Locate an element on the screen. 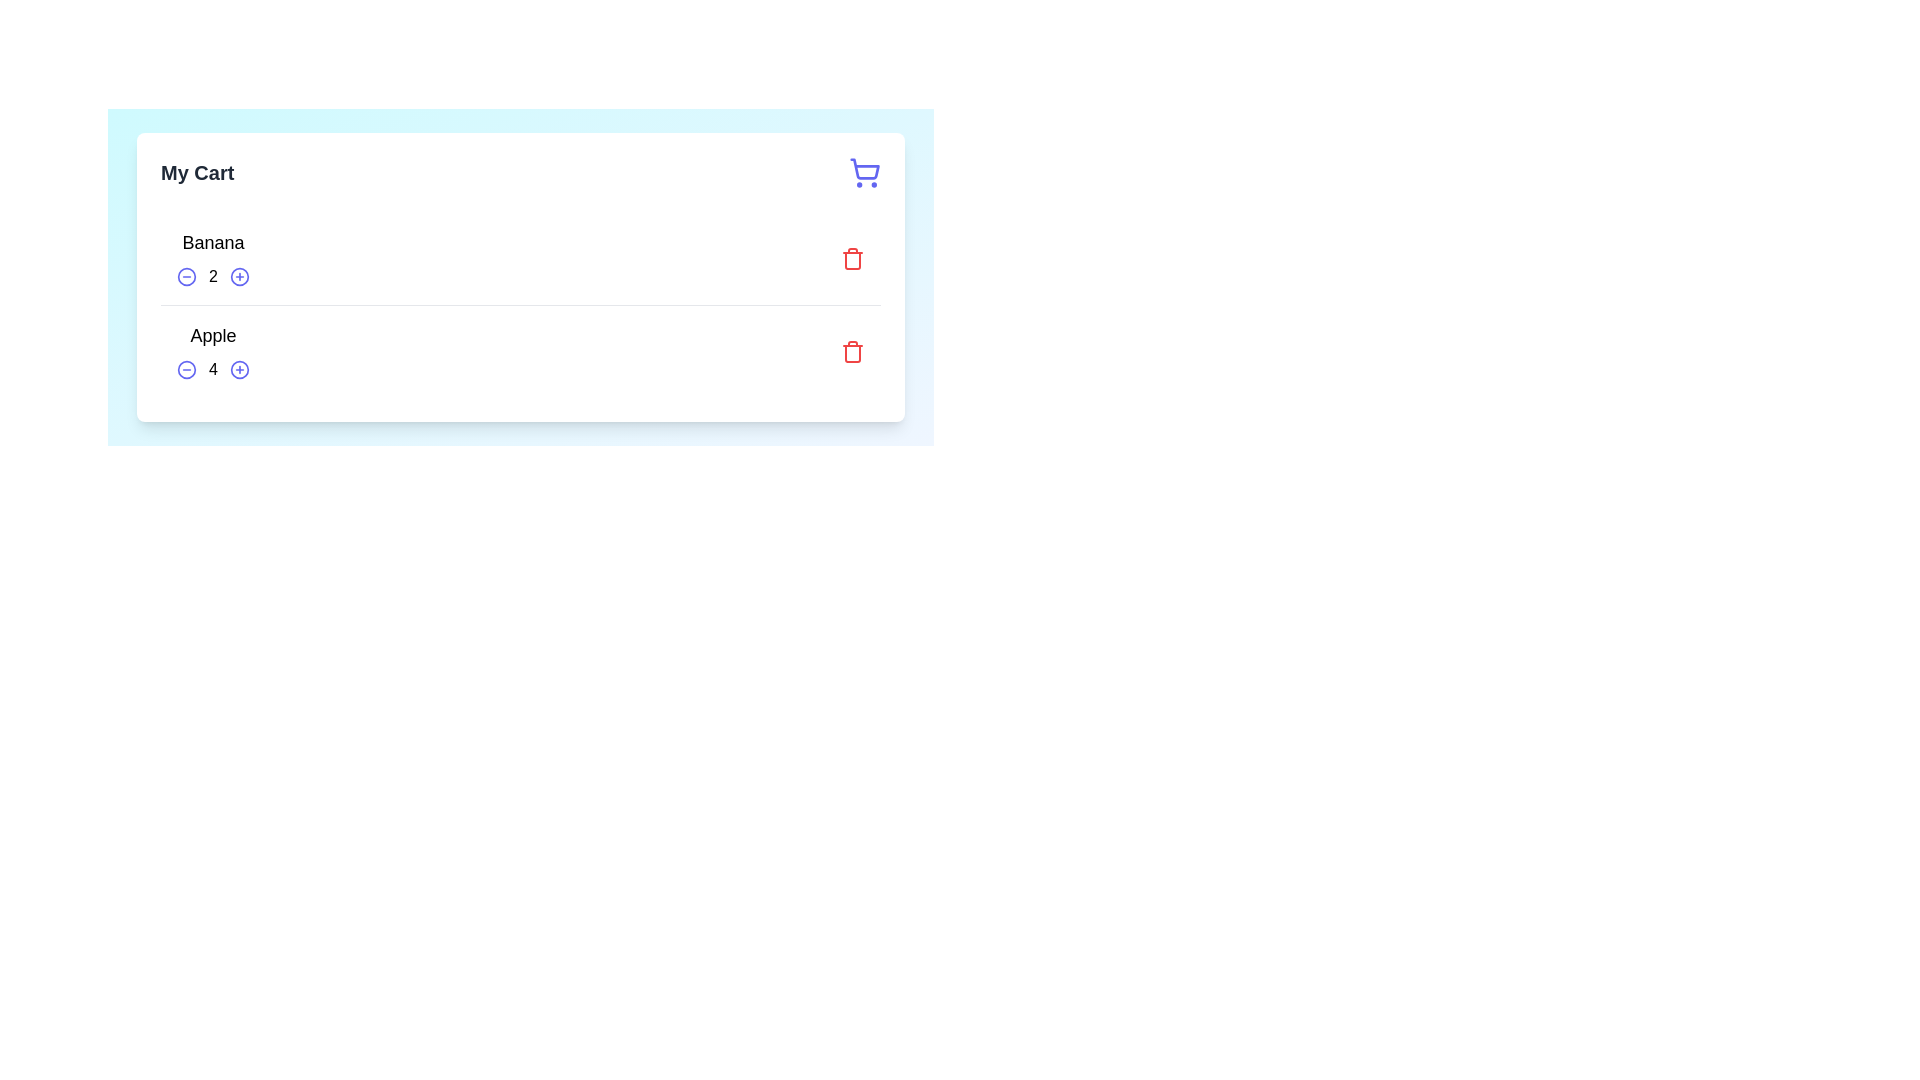 This screenshot has width=1920, height=1080. the shopping cart icon outline, which is located in the top-right corner of the interface, above the item list is located at coordinates (865, 168).